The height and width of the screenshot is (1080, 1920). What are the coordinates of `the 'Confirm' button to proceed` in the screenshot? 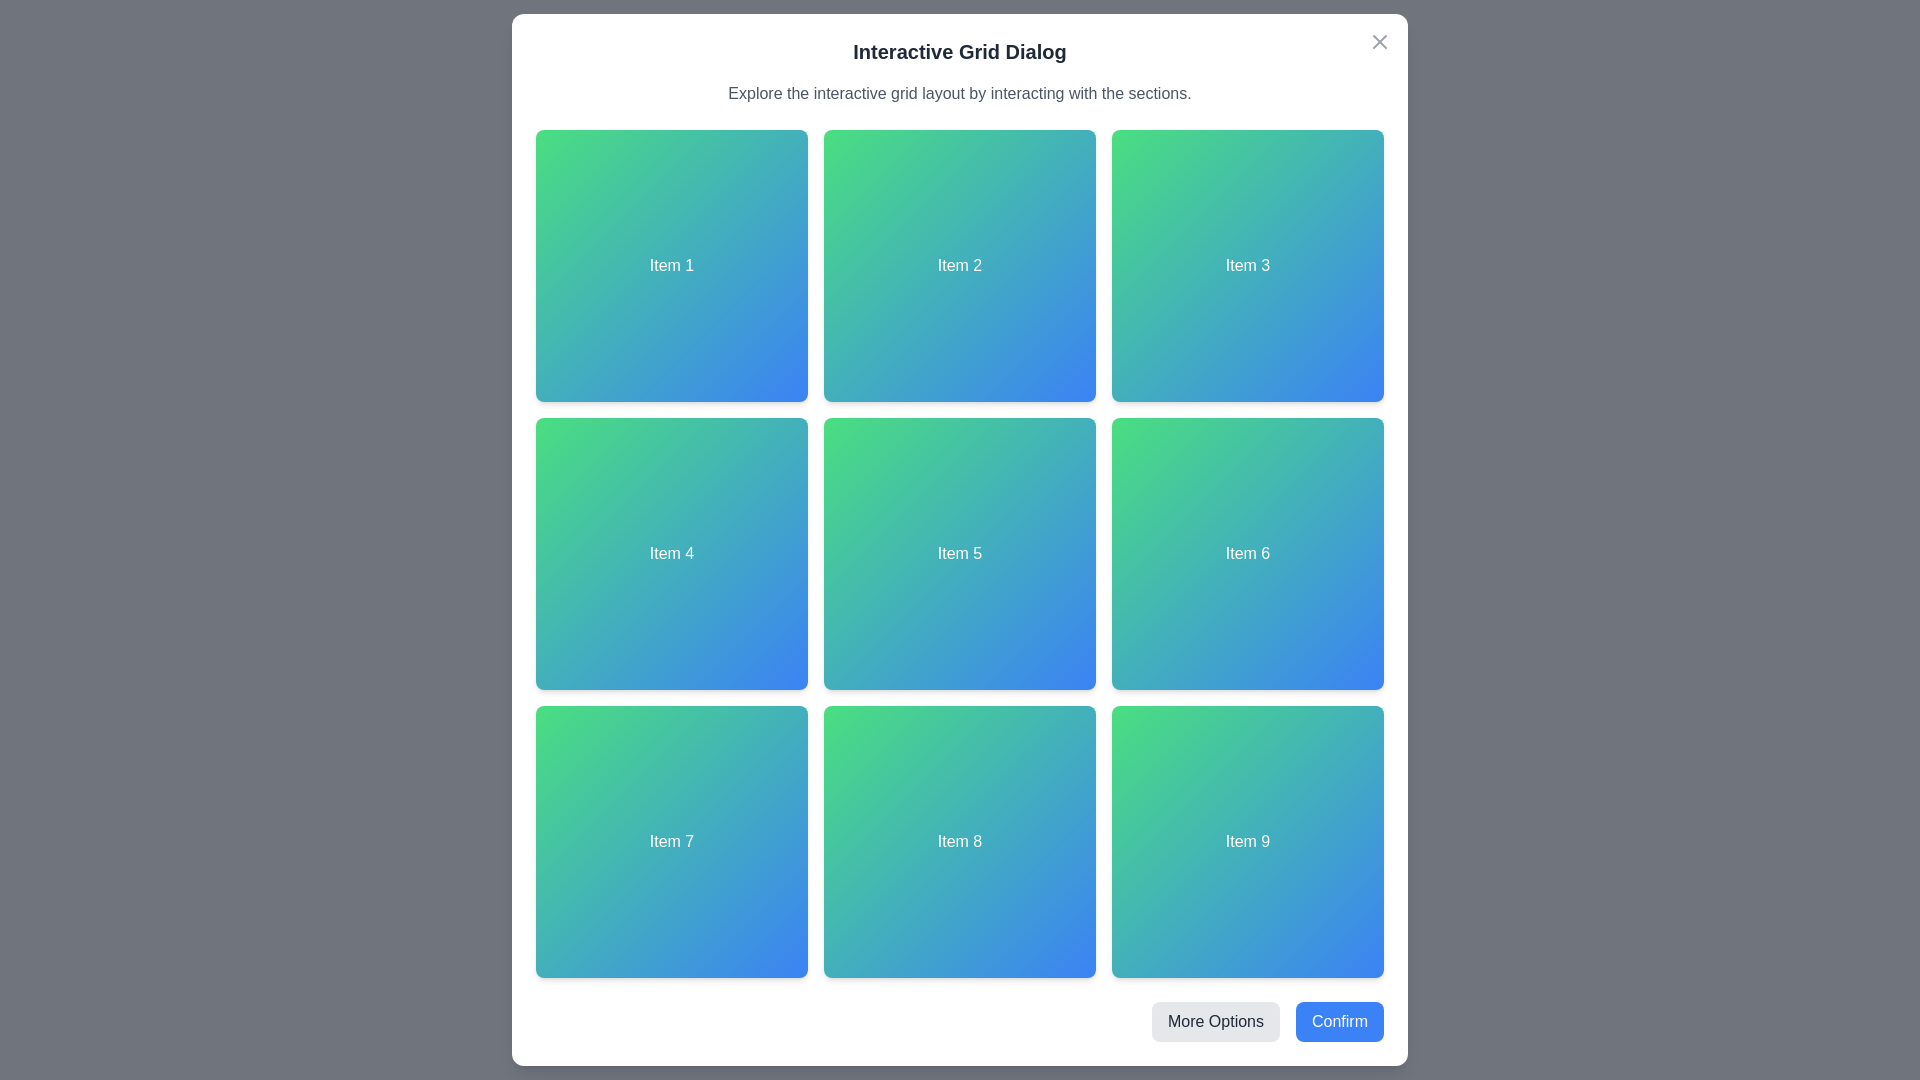 It's located at (1339, 1022).